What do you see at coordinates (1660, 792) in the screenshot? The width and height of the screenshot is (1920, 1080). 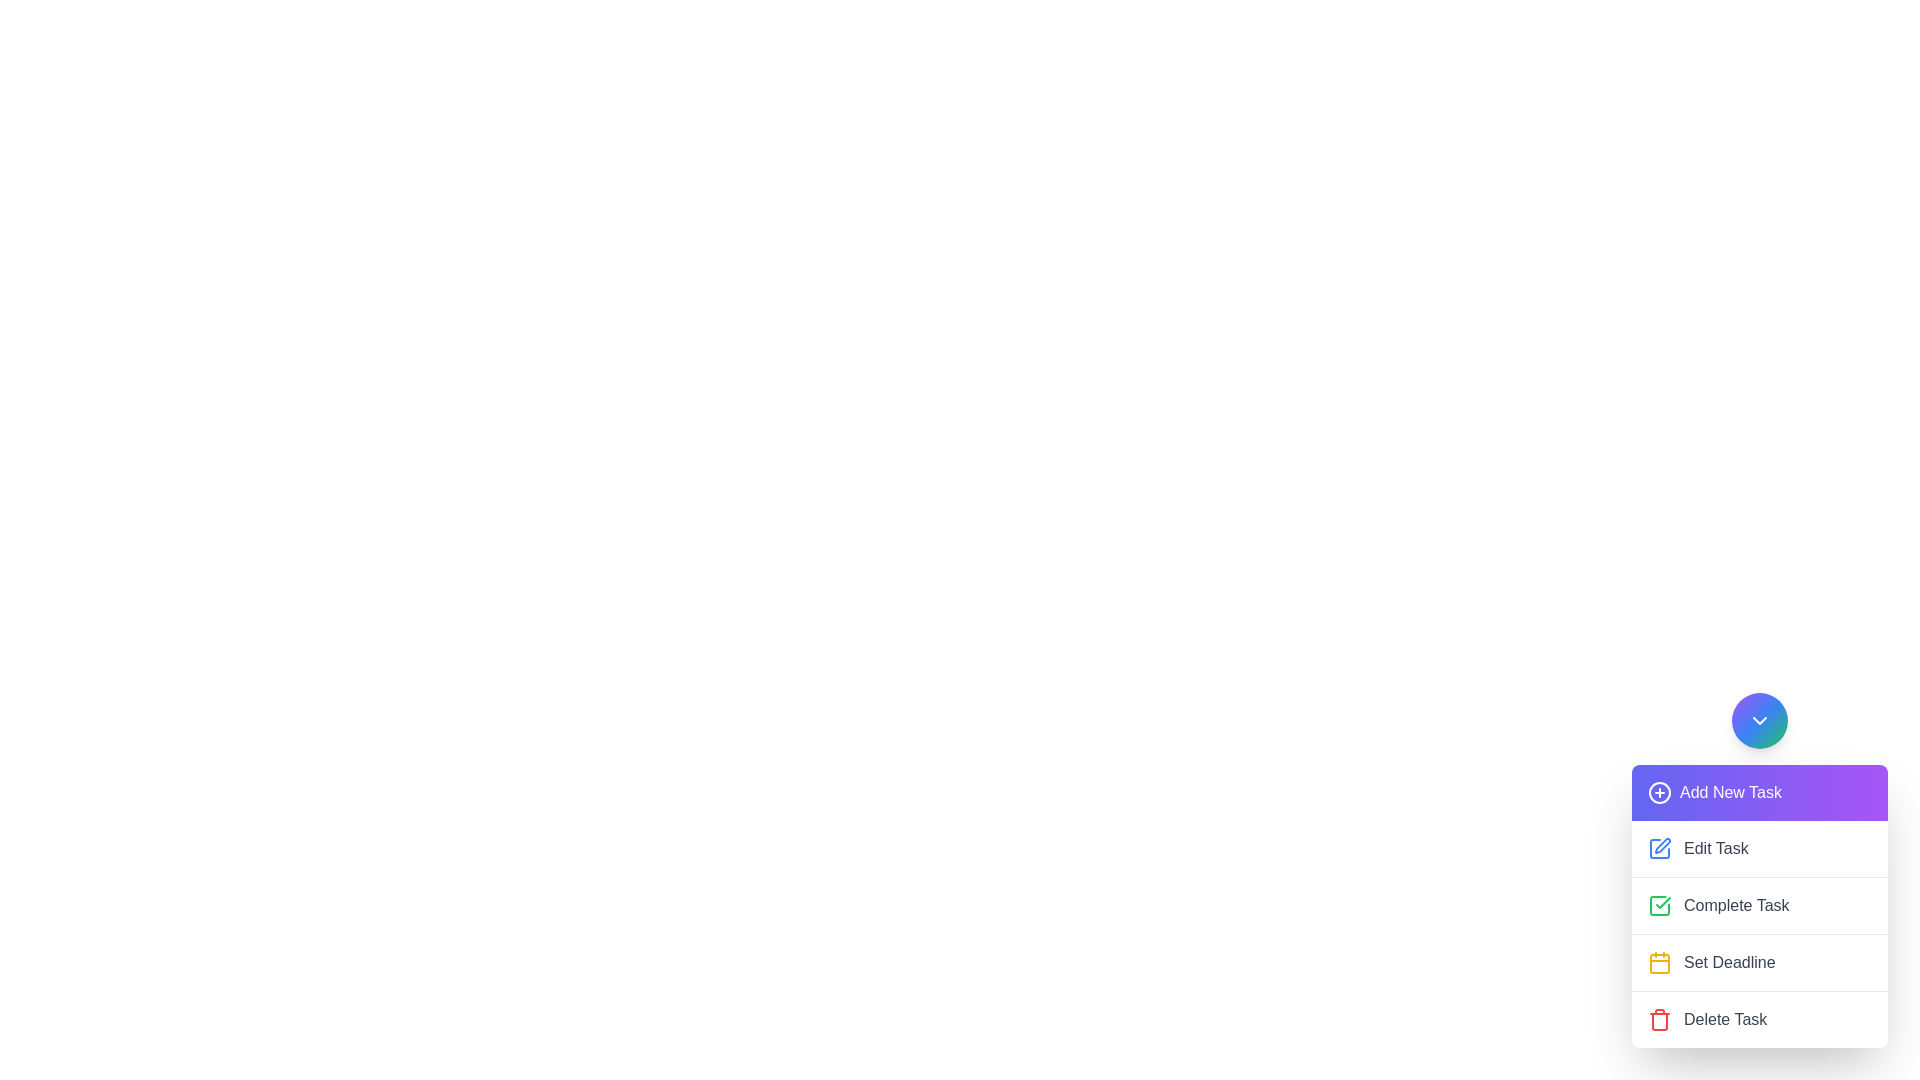 I see `circular icon with a plus sign inside, located at the top-left corner of the 'Add New Task' button, for styling` at bounding box center [1660, 792].